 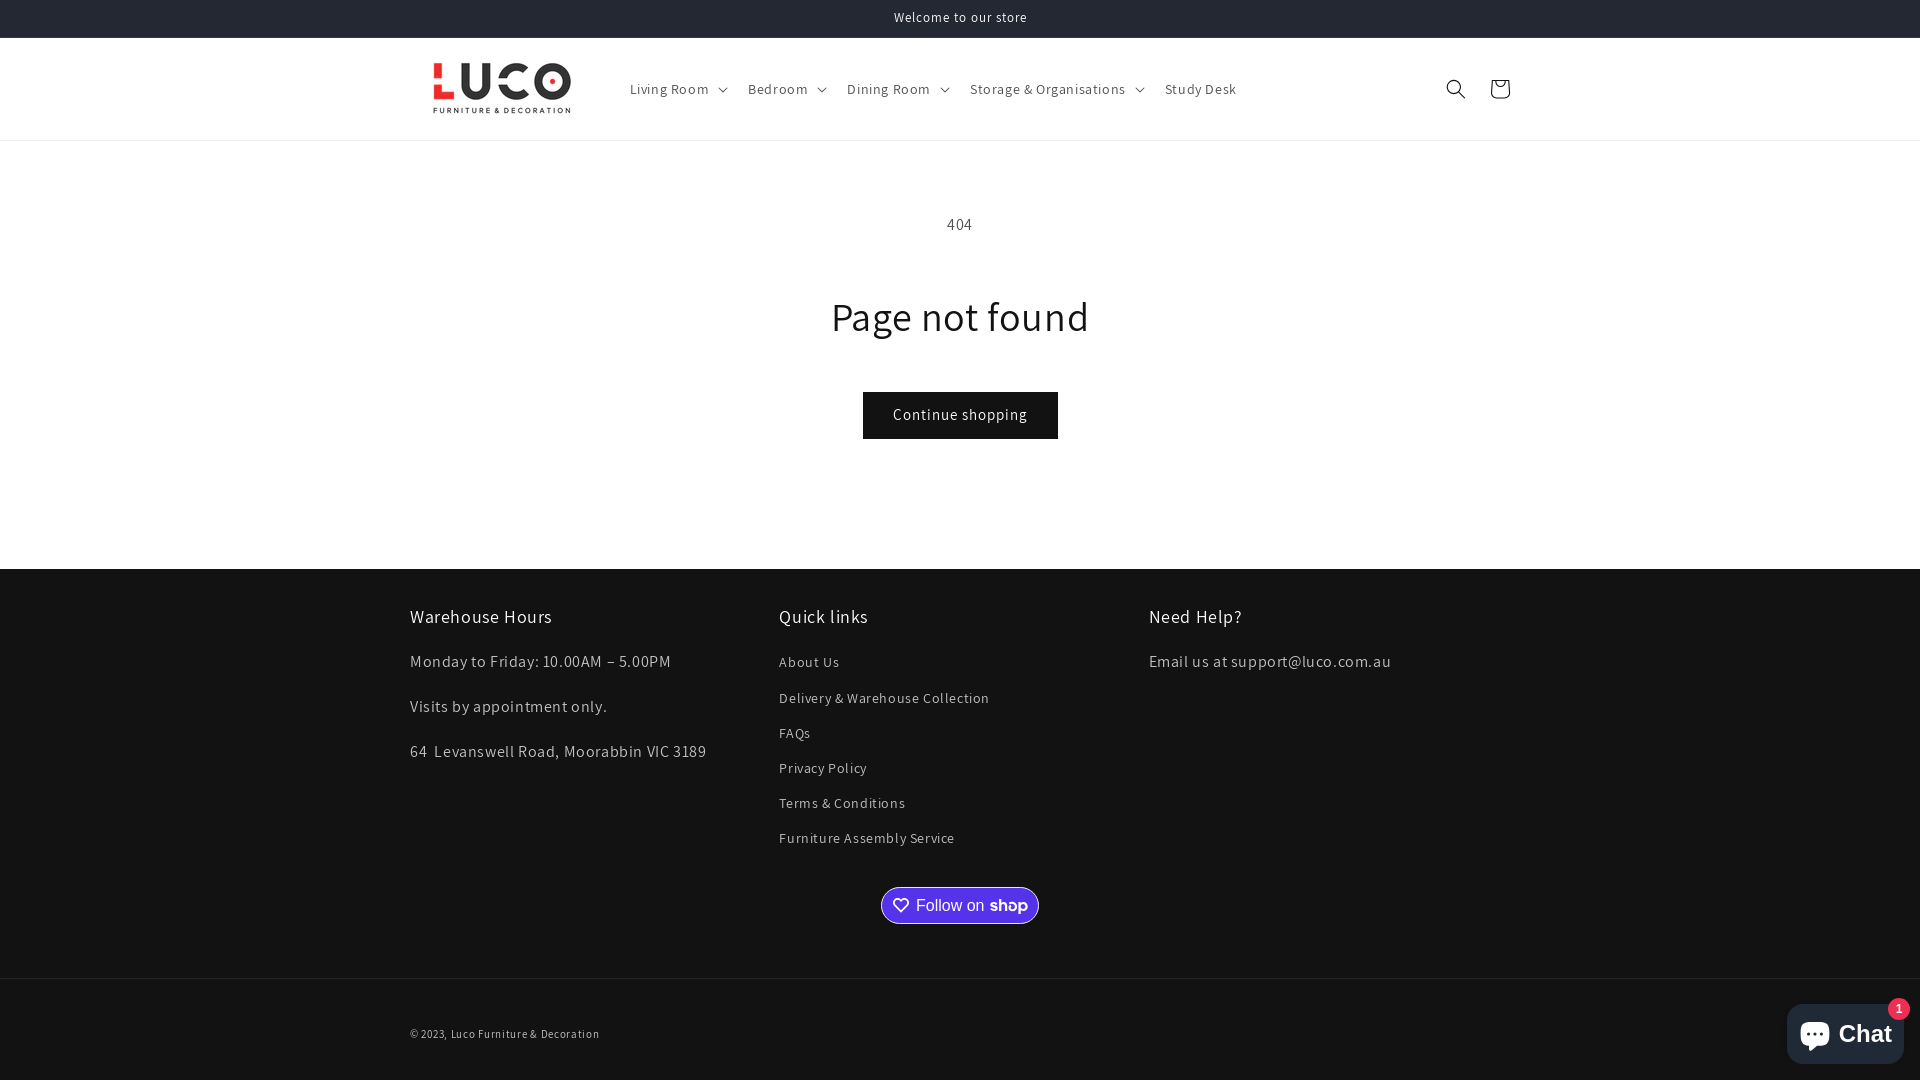 I want to click on 'FAQs', so click(x=793, y=733).